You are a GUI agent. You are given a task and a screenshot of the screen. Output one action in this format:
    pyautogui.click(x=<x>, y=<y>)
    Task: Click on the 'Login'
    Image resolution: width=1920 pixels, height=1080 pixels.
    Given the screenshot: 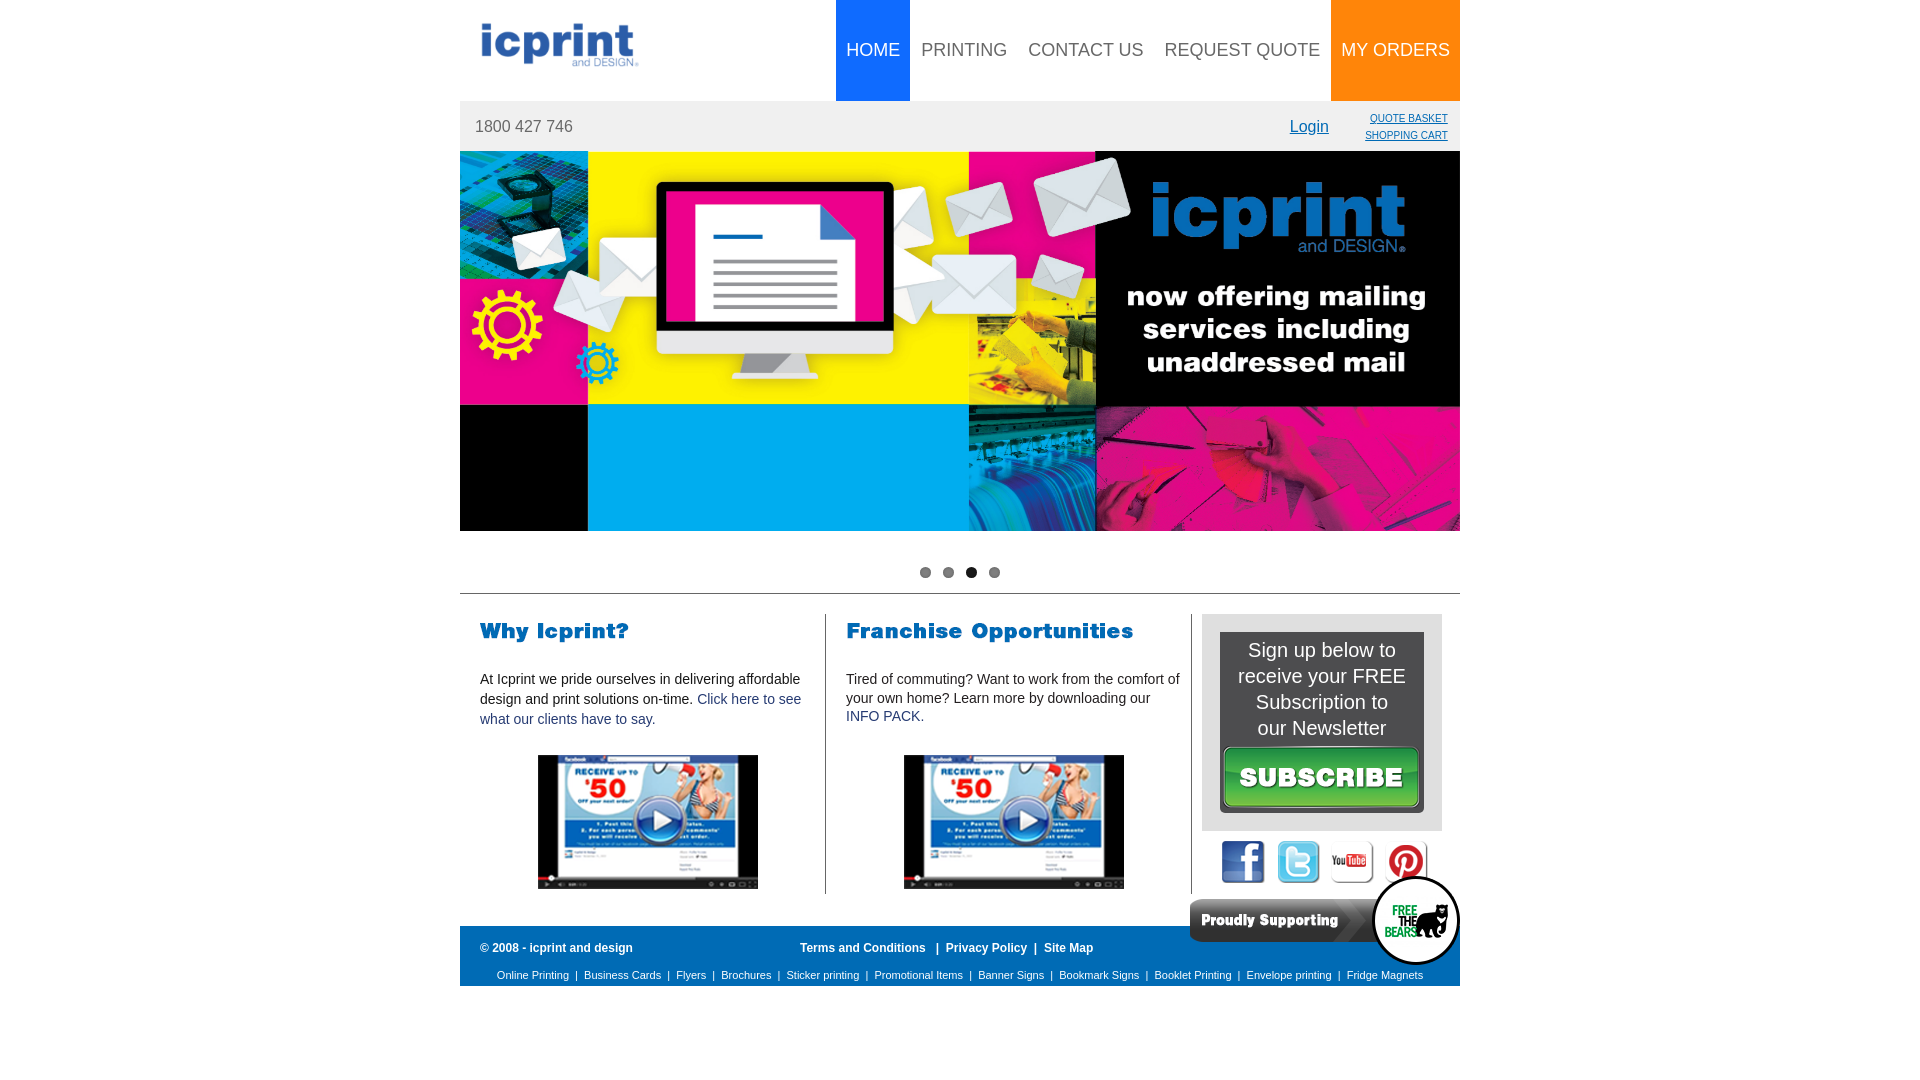 What is the action you would take?
    pyautogui.click(x=1309, y=126)
    